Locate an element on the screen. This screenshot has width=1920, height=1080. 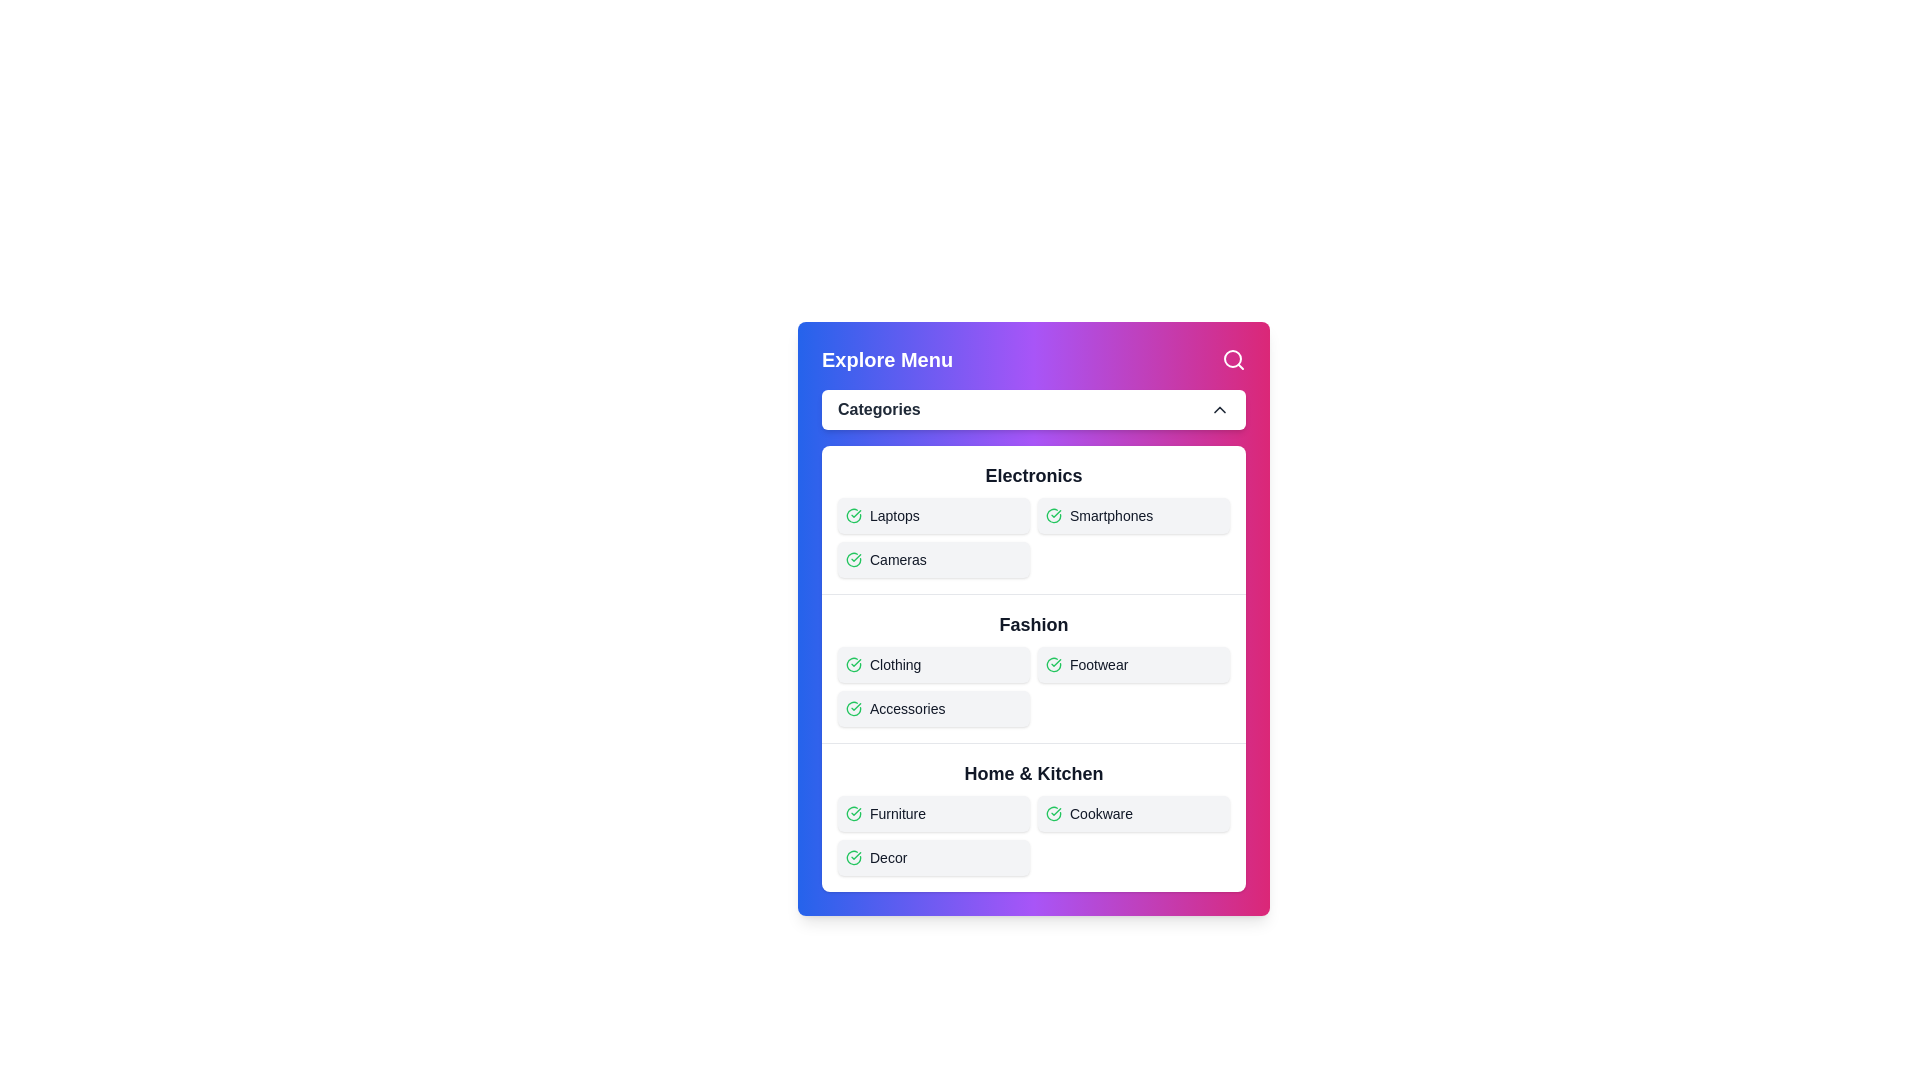
the 'Clothing' button in the 'Fashion' section to change its background shade is located at coordinates (933, 664).